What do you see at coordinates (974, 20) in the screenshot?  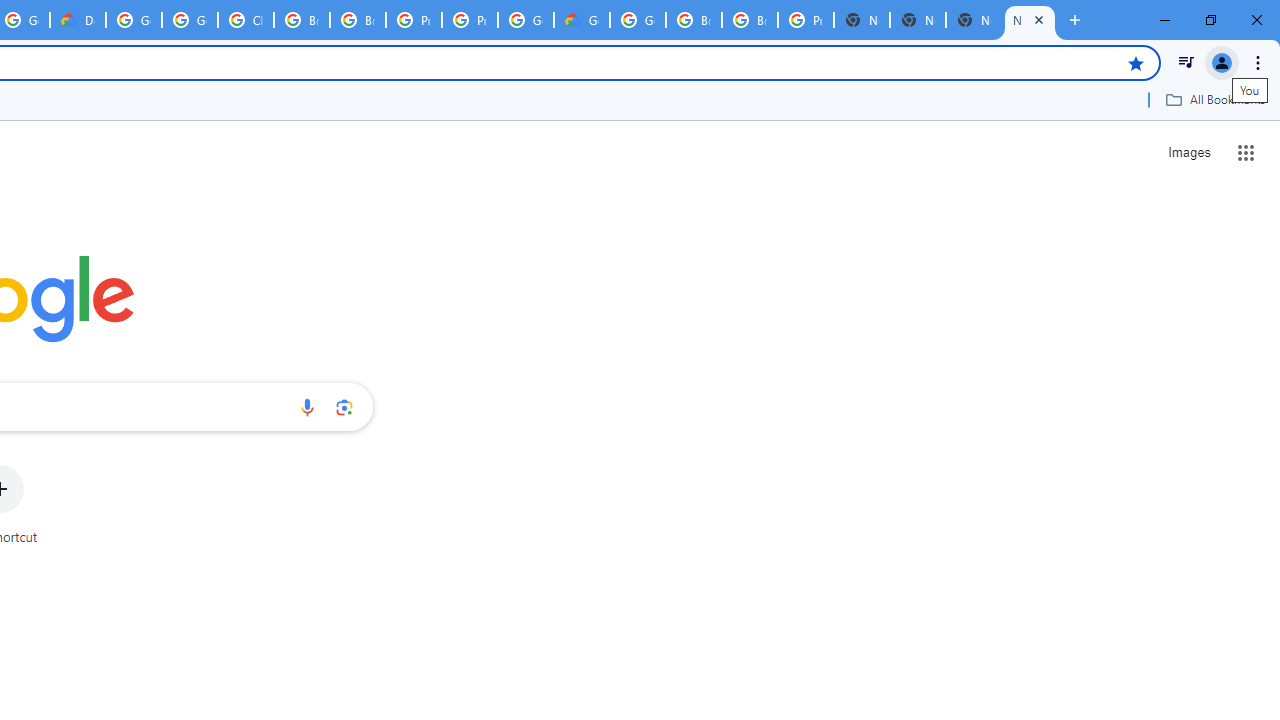 I see `'New Tab'` at bounding box center [974, 20].